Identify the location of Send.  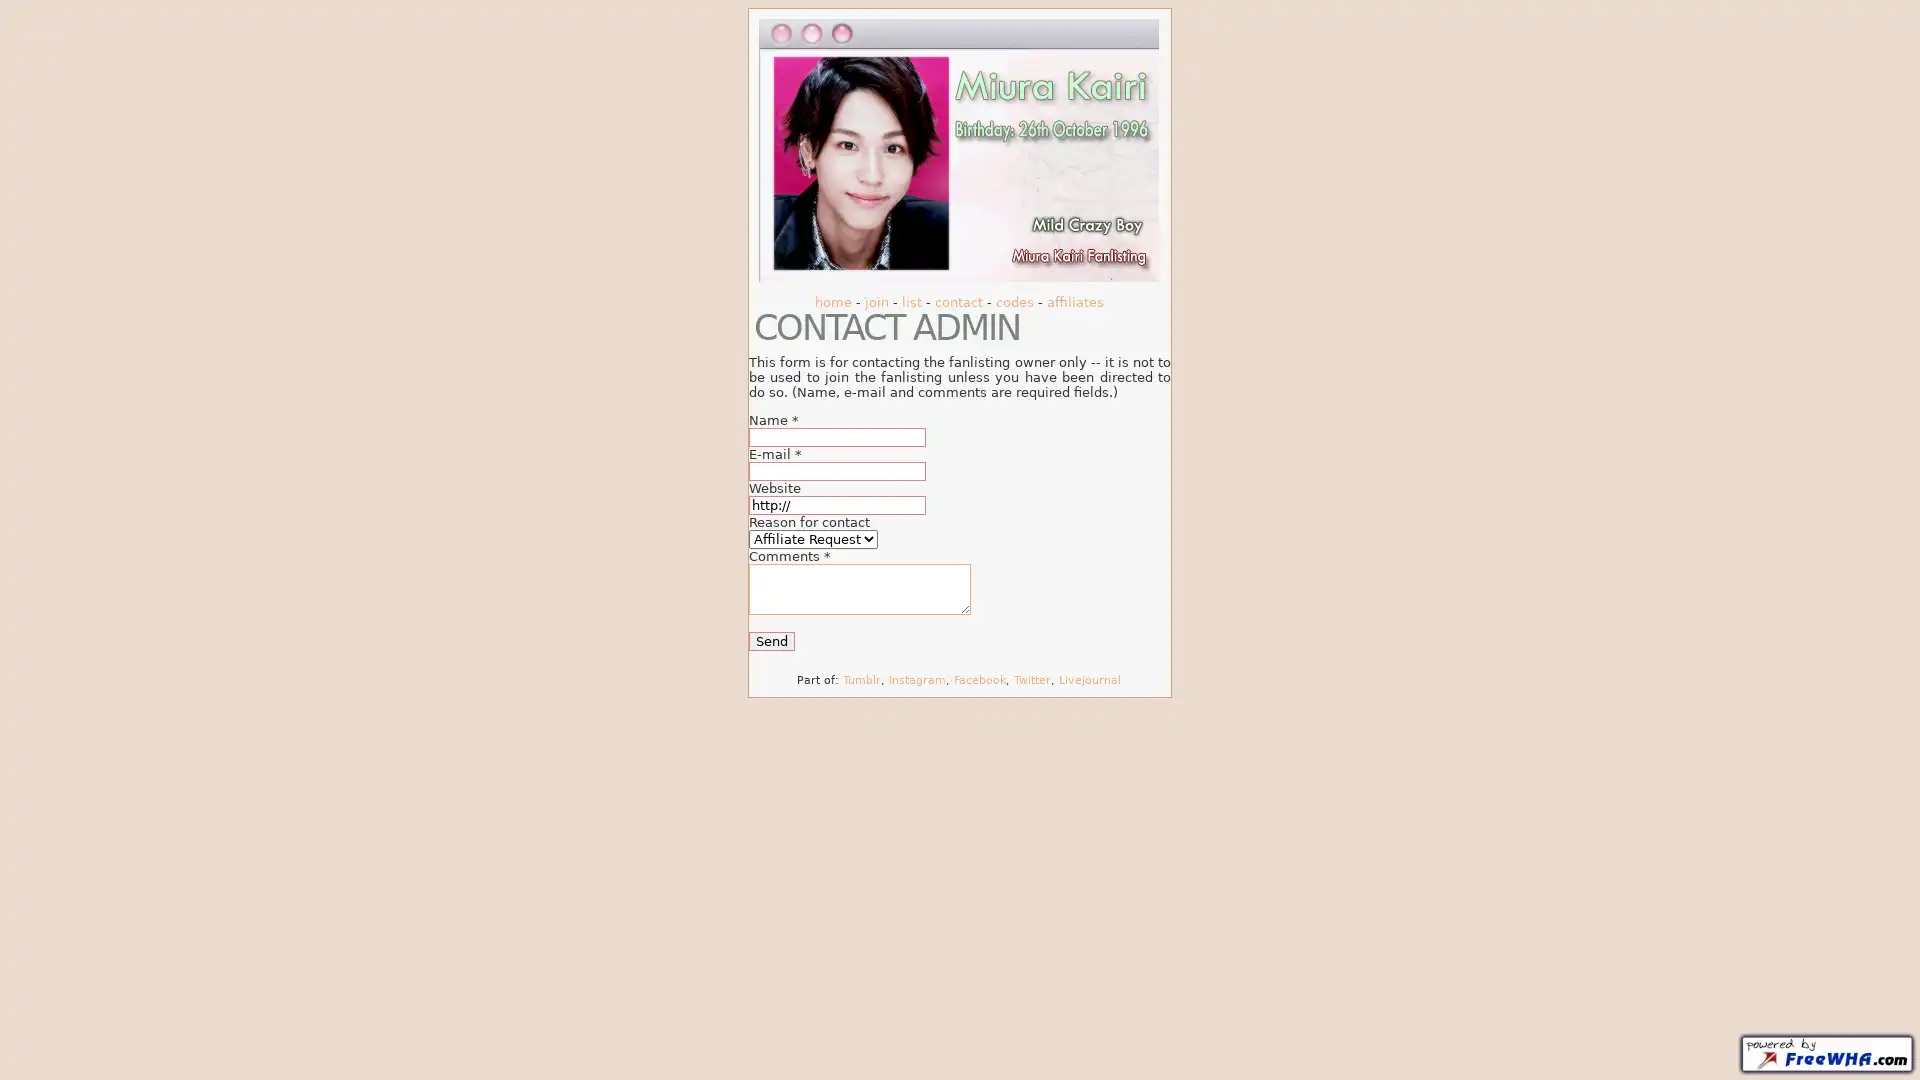
(771, 640).